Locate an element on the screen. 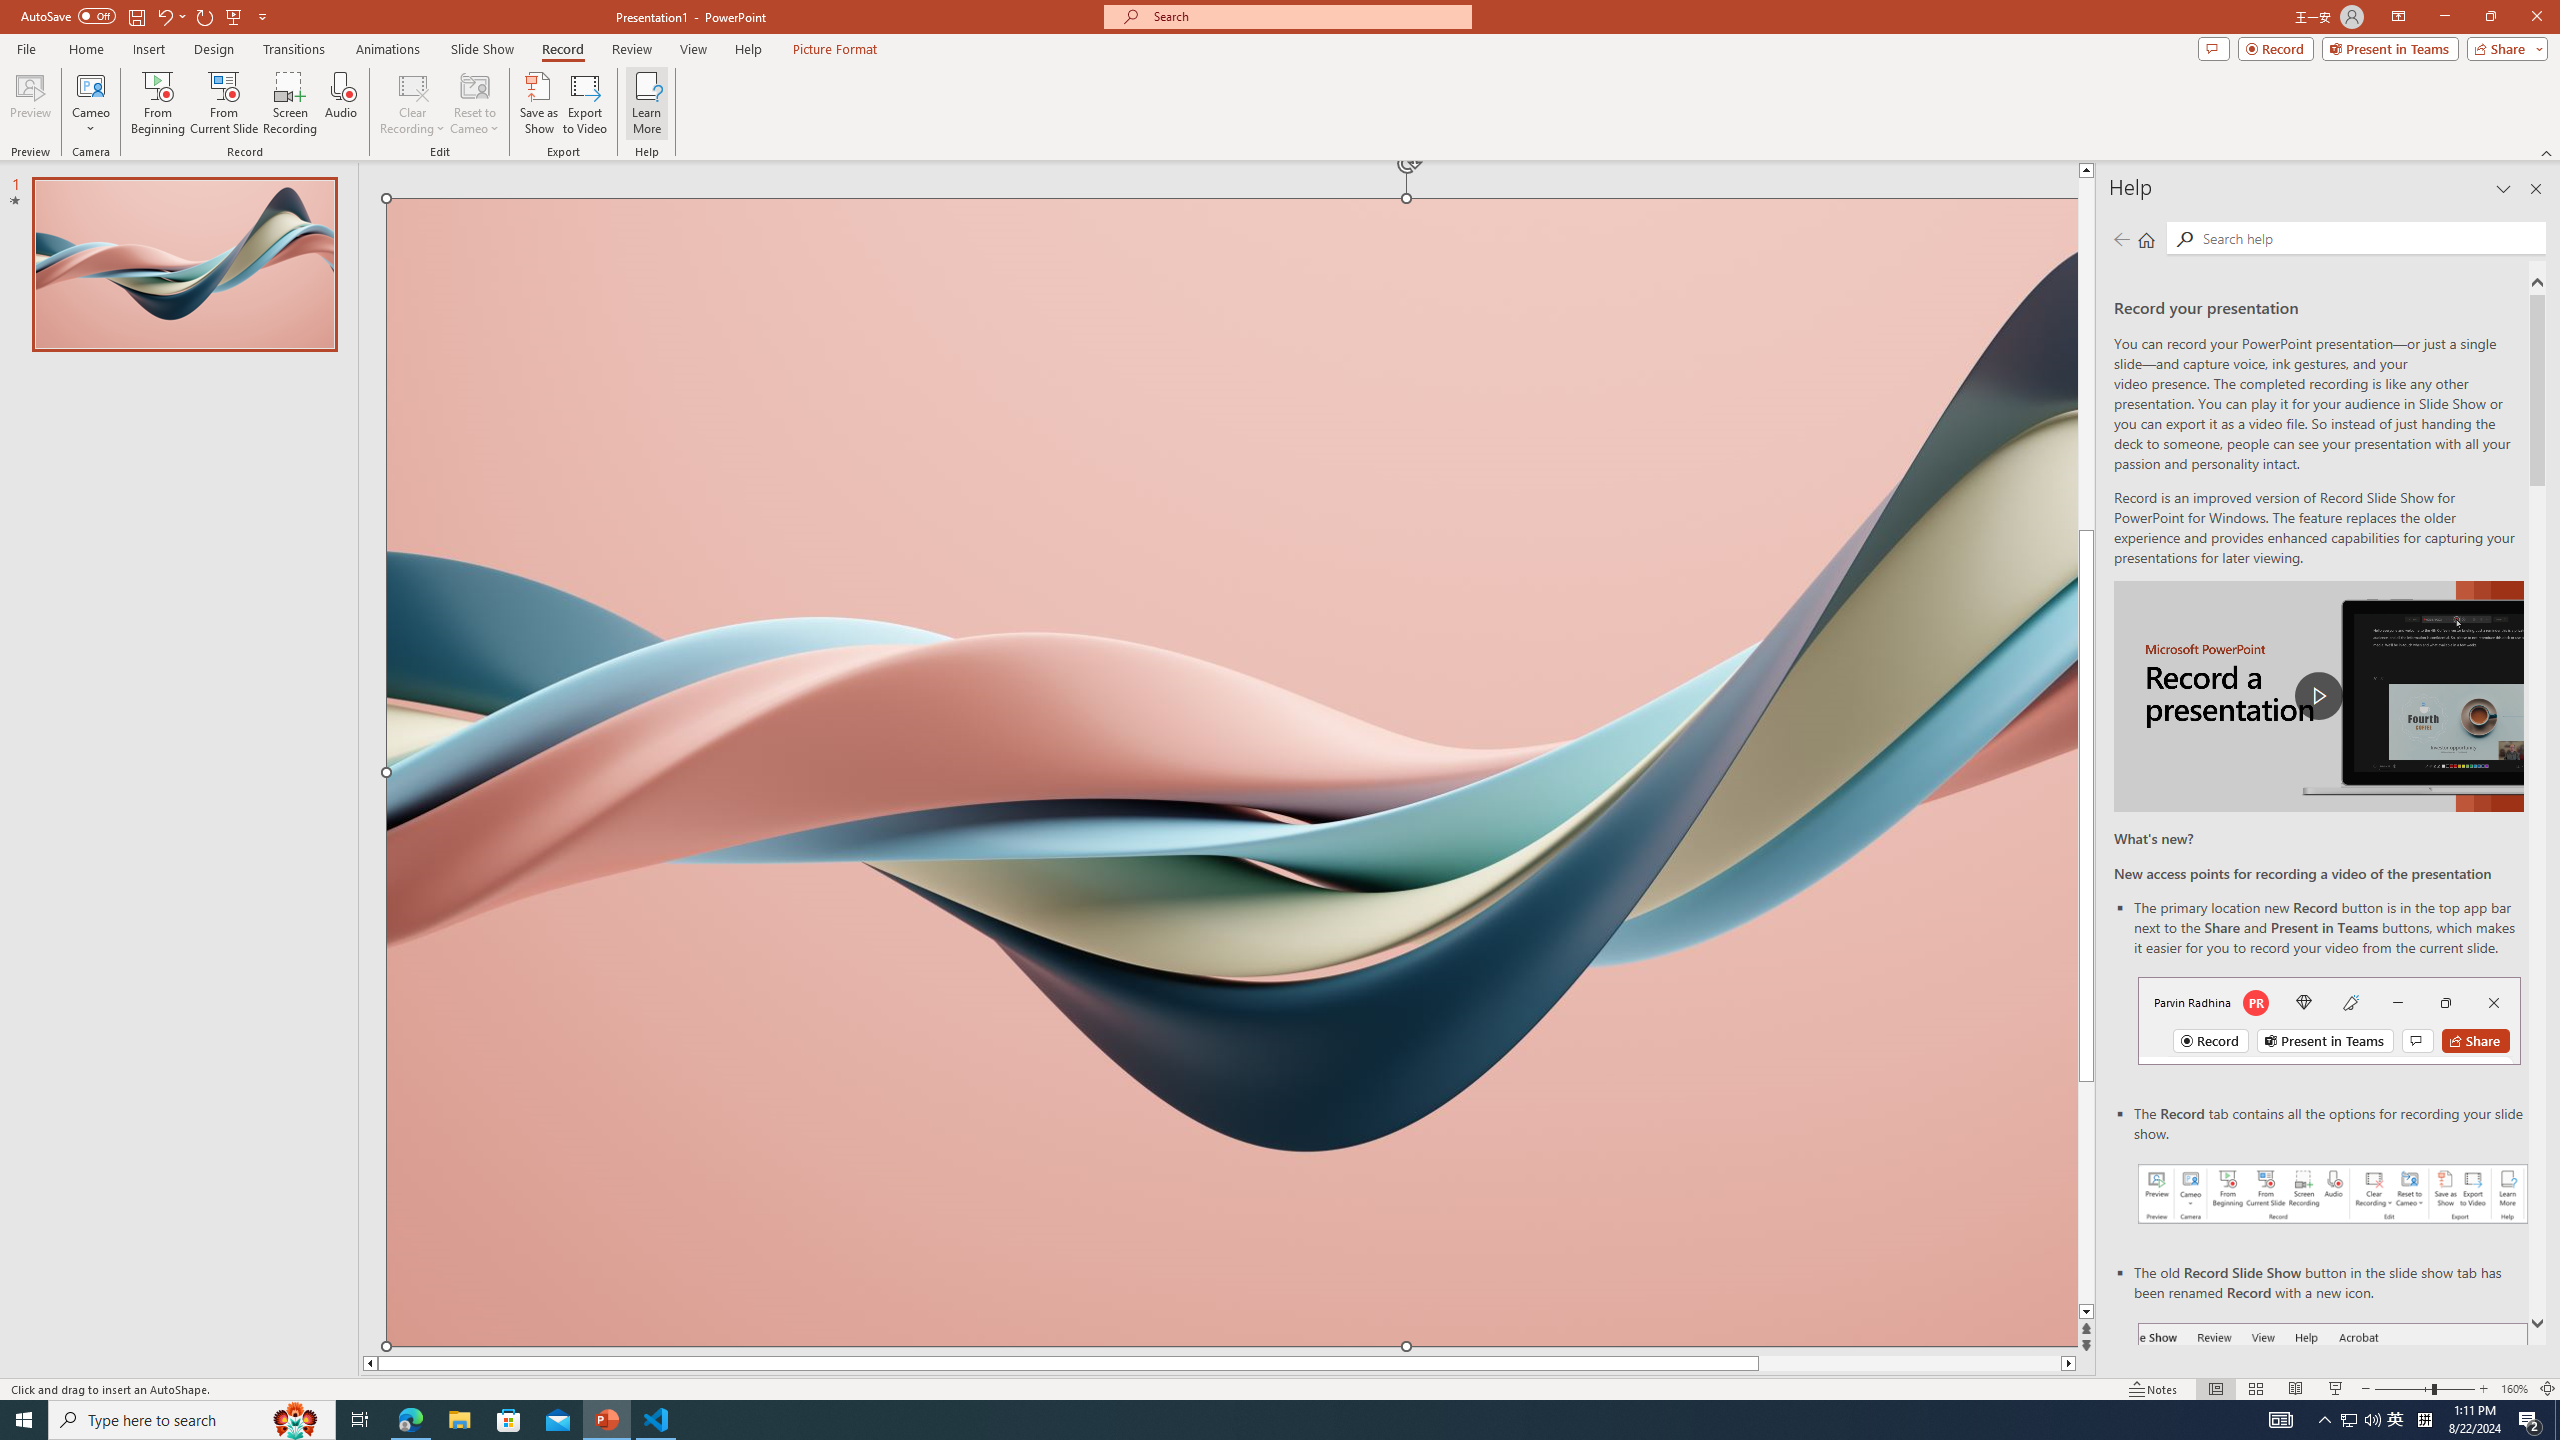 The height and width of the screenshot is (1440, 2560). 'Cameo' is located at coordinates (89, 84).